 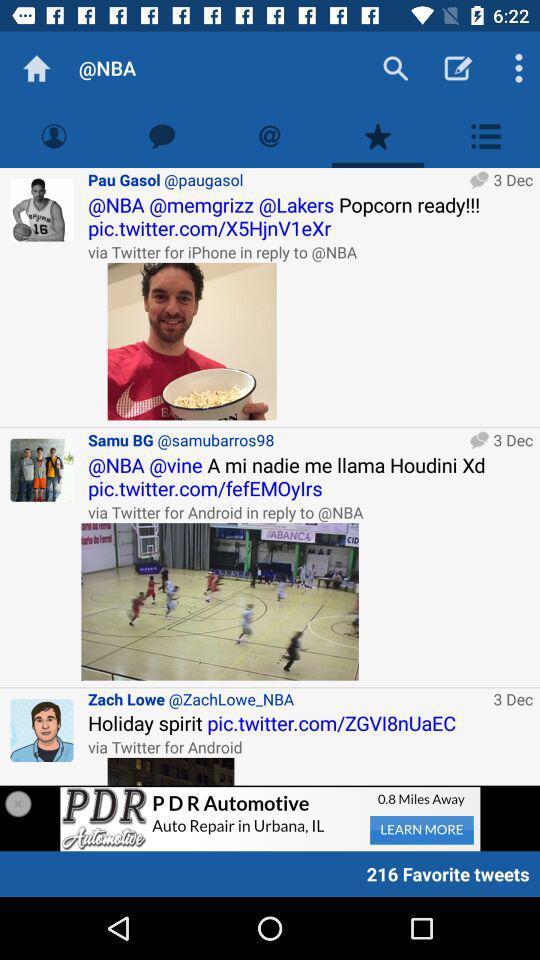 What do you see at coordinates (171, 770) in the screenshot?
I see `image` at bounding box center [171, 770].